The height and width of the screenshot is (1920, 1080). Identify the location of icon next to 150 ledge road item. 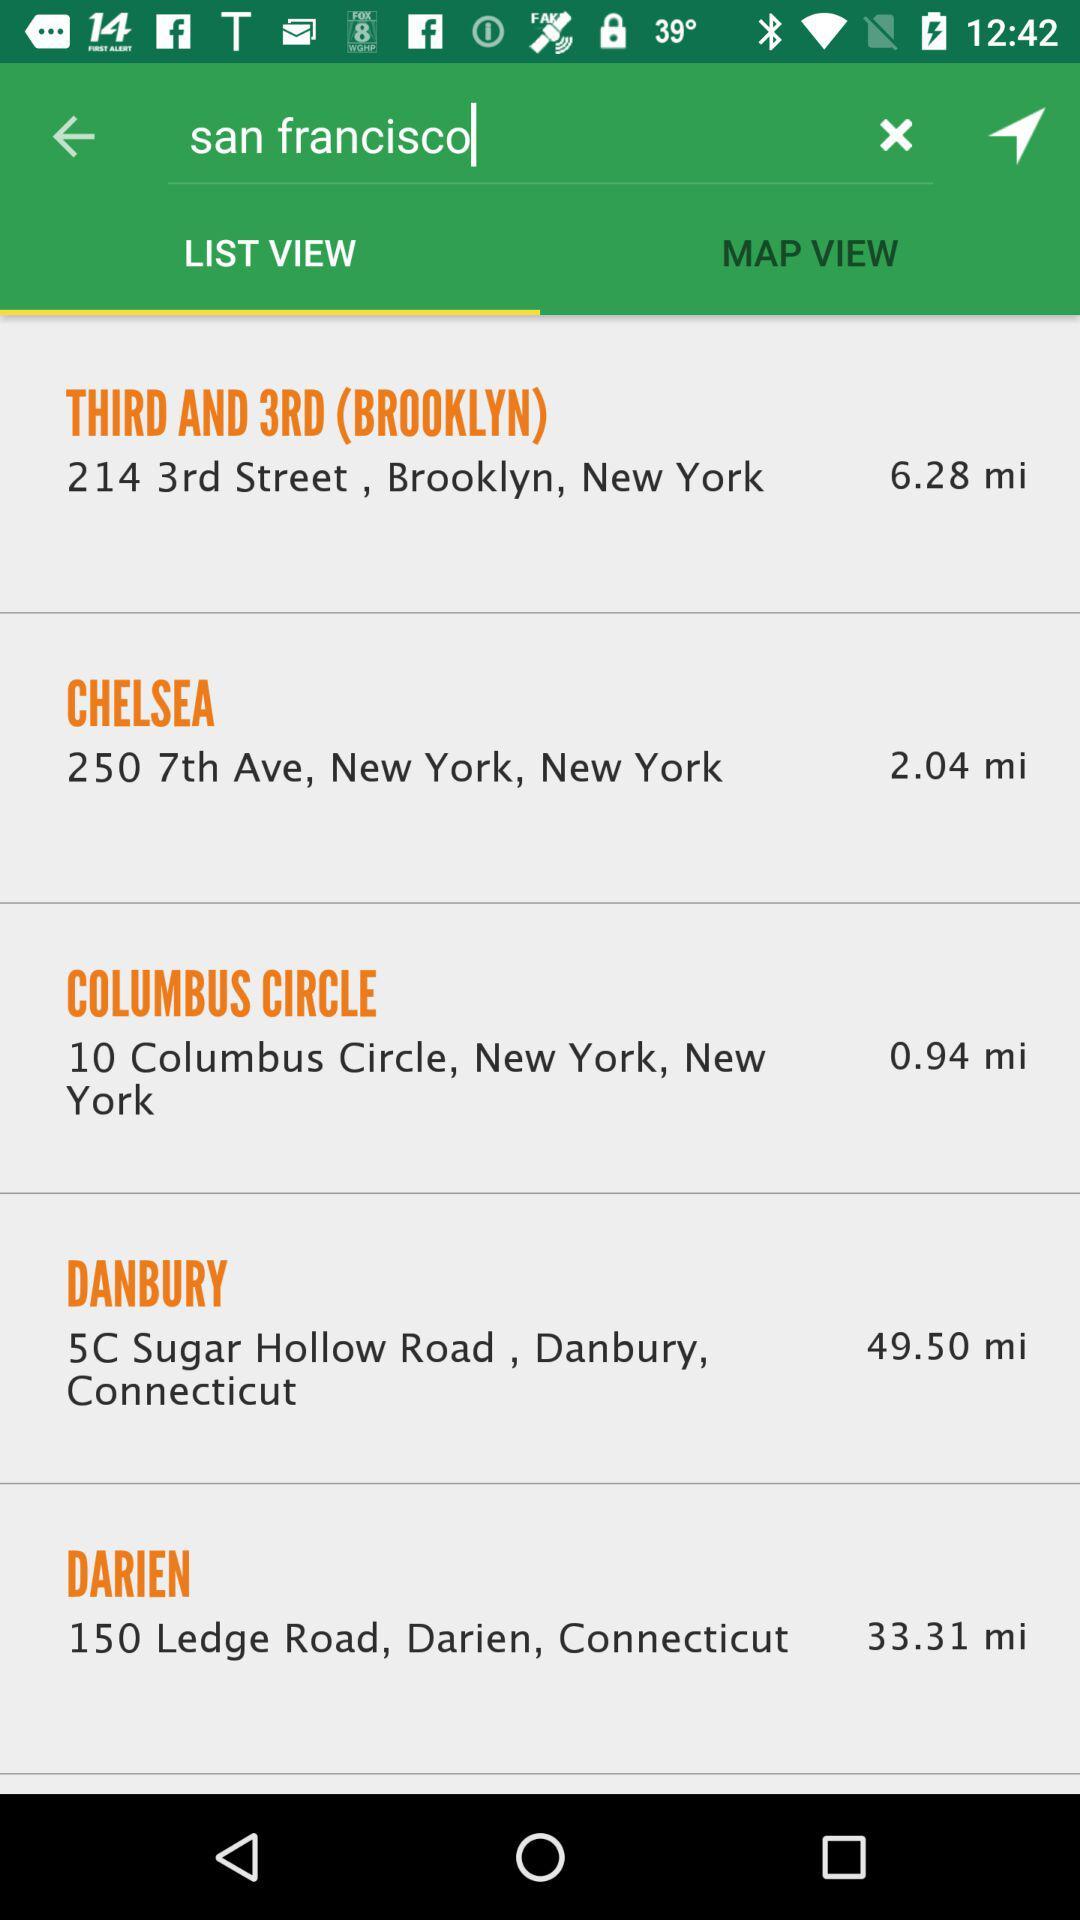
(945, 1636).